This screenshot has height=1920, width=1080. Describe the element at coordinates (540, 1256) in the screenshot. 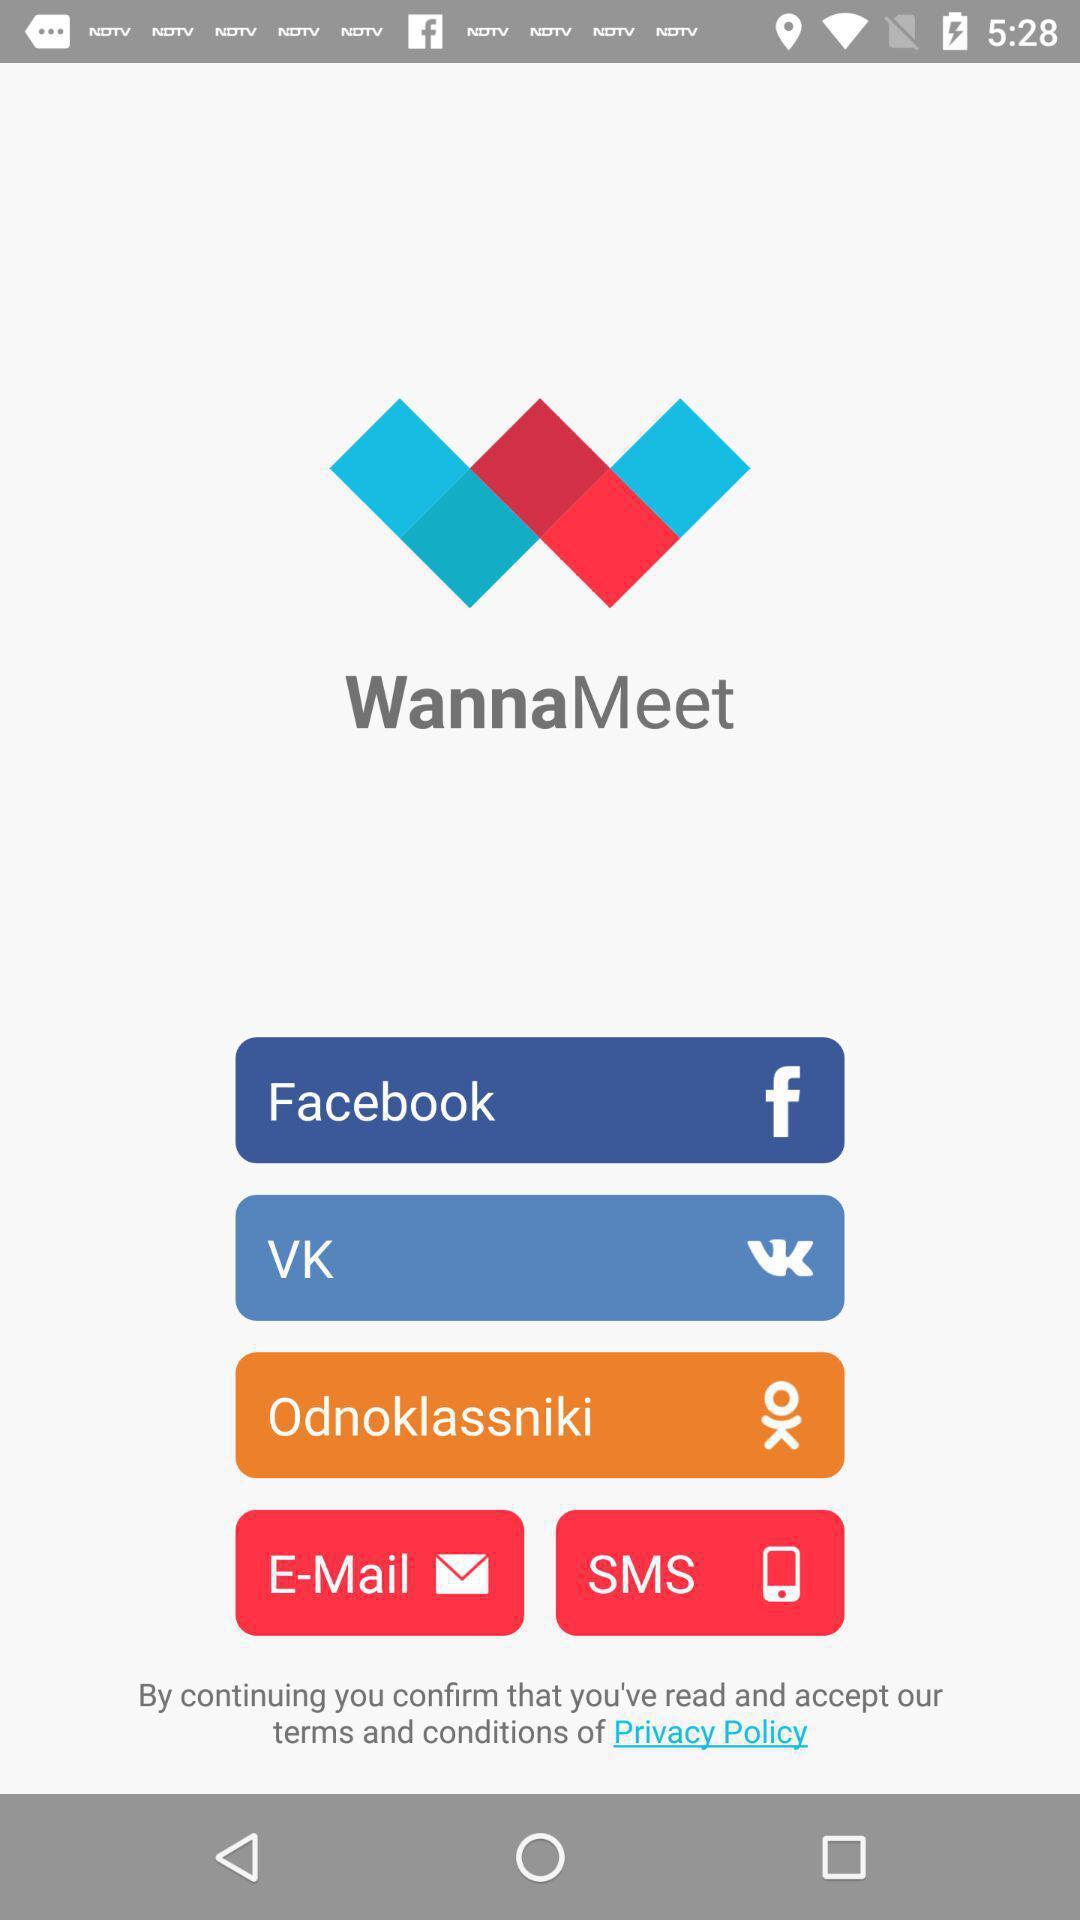

I see `vk item` at that location.